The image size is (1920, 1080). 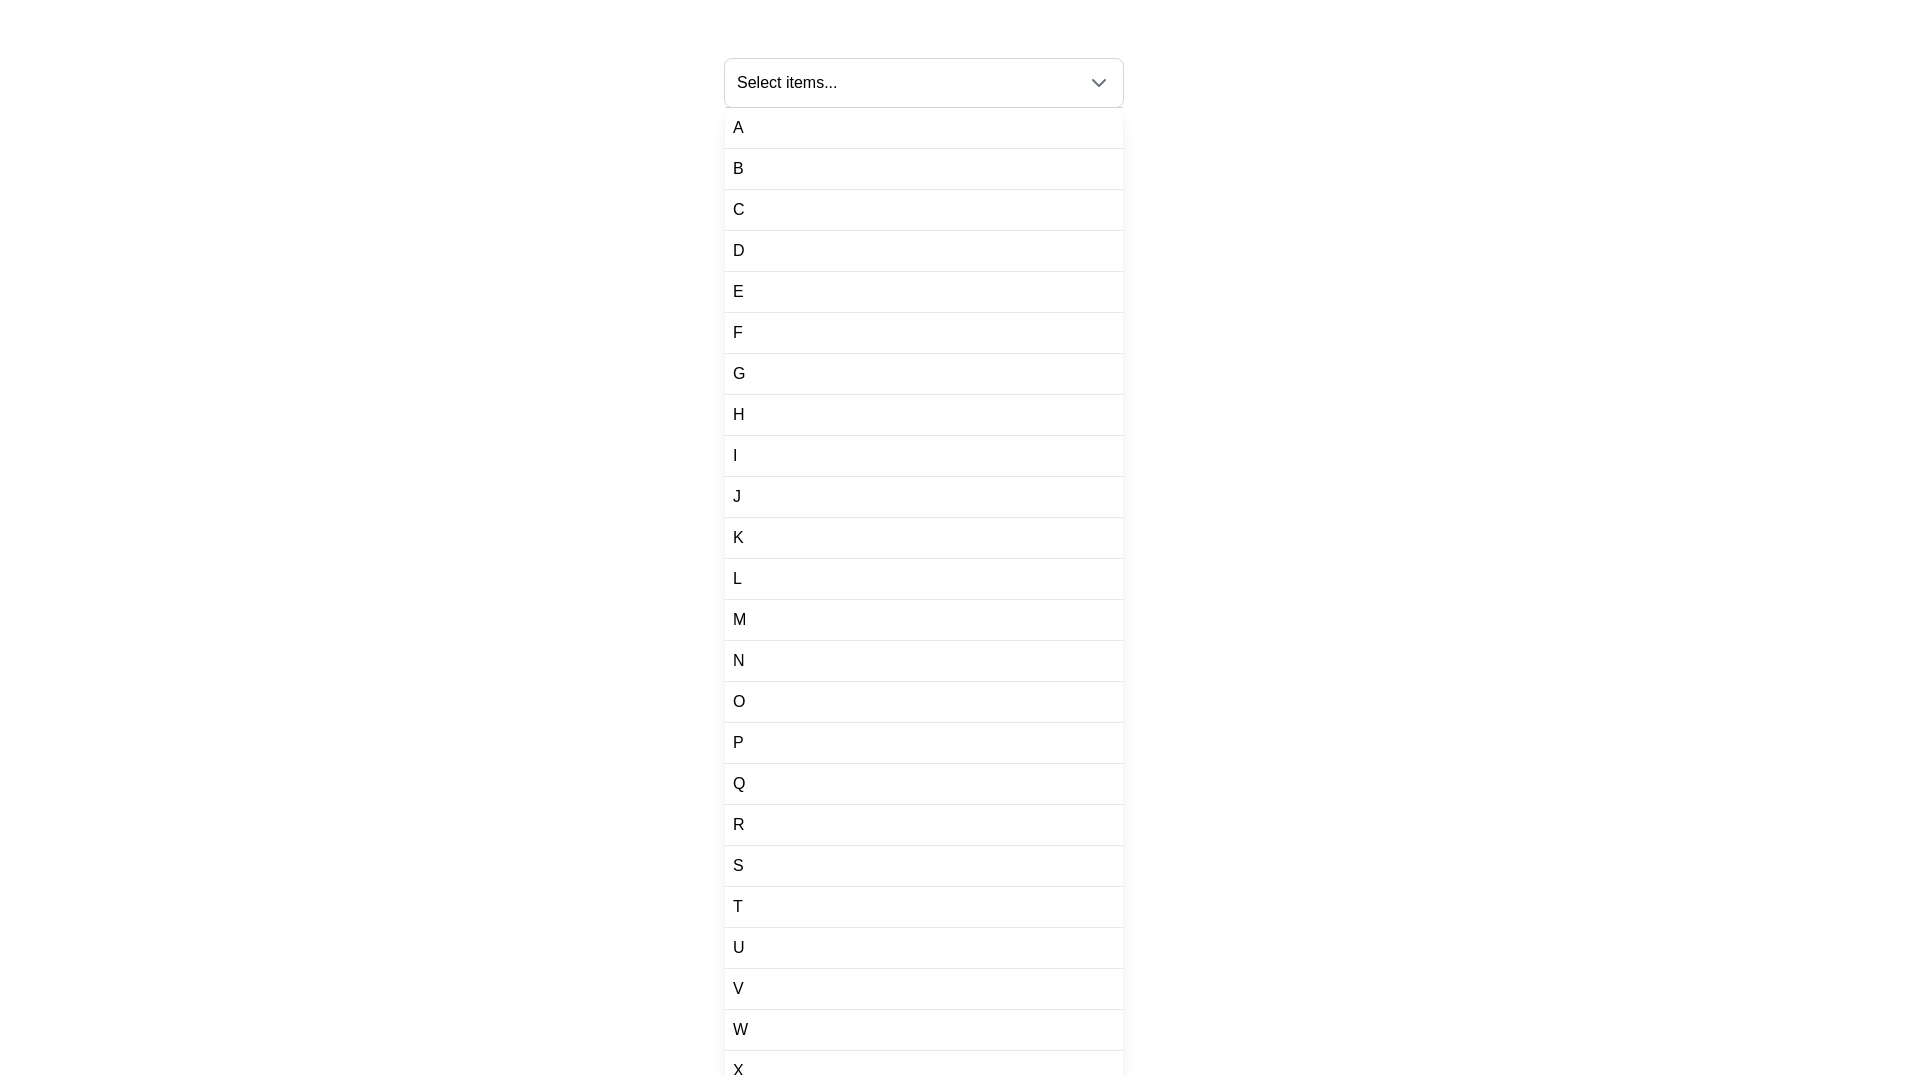 I want to click on the selectable option representing the letter 'L' in the dropdown list, which is the 12th item positioned between 'K' and 'M', so click(x=923, y=579).